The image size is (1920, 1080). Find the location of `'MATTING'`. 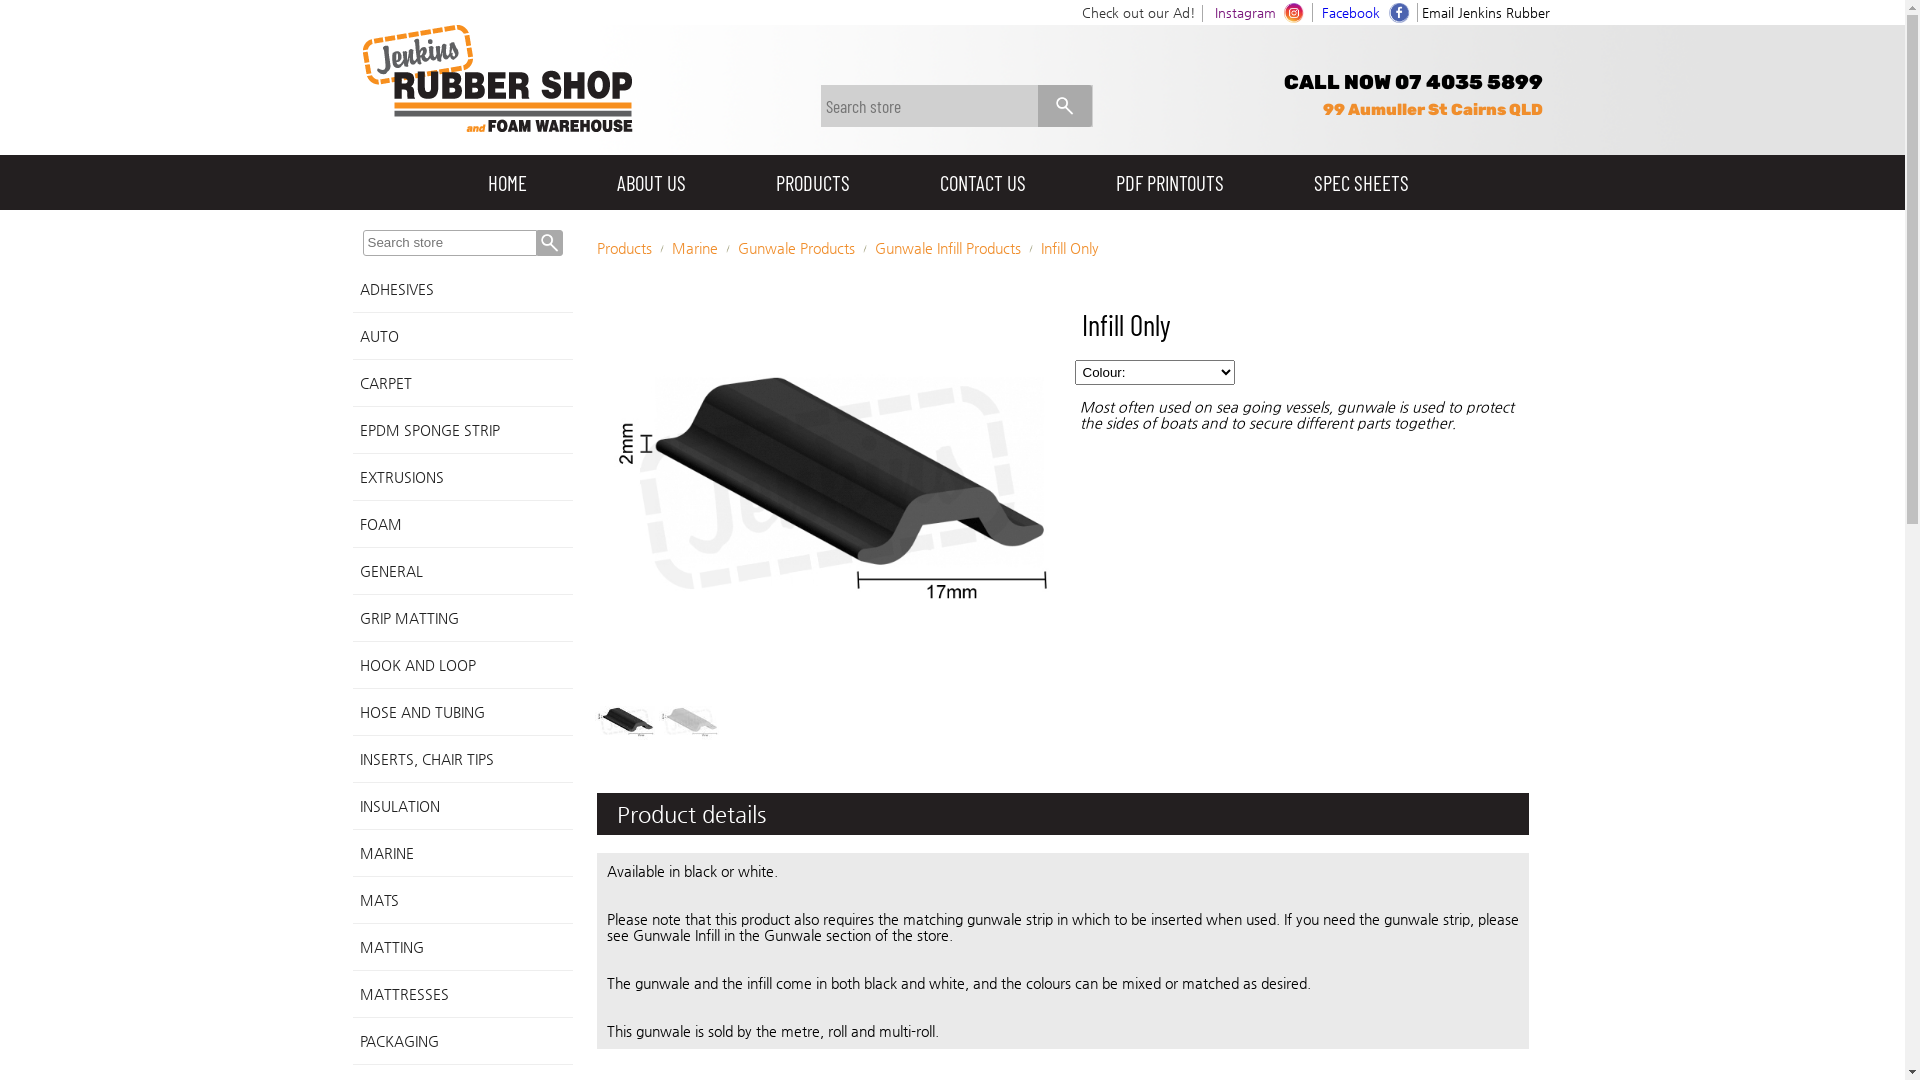

'MATTING' is located at coordinates (460, 946).